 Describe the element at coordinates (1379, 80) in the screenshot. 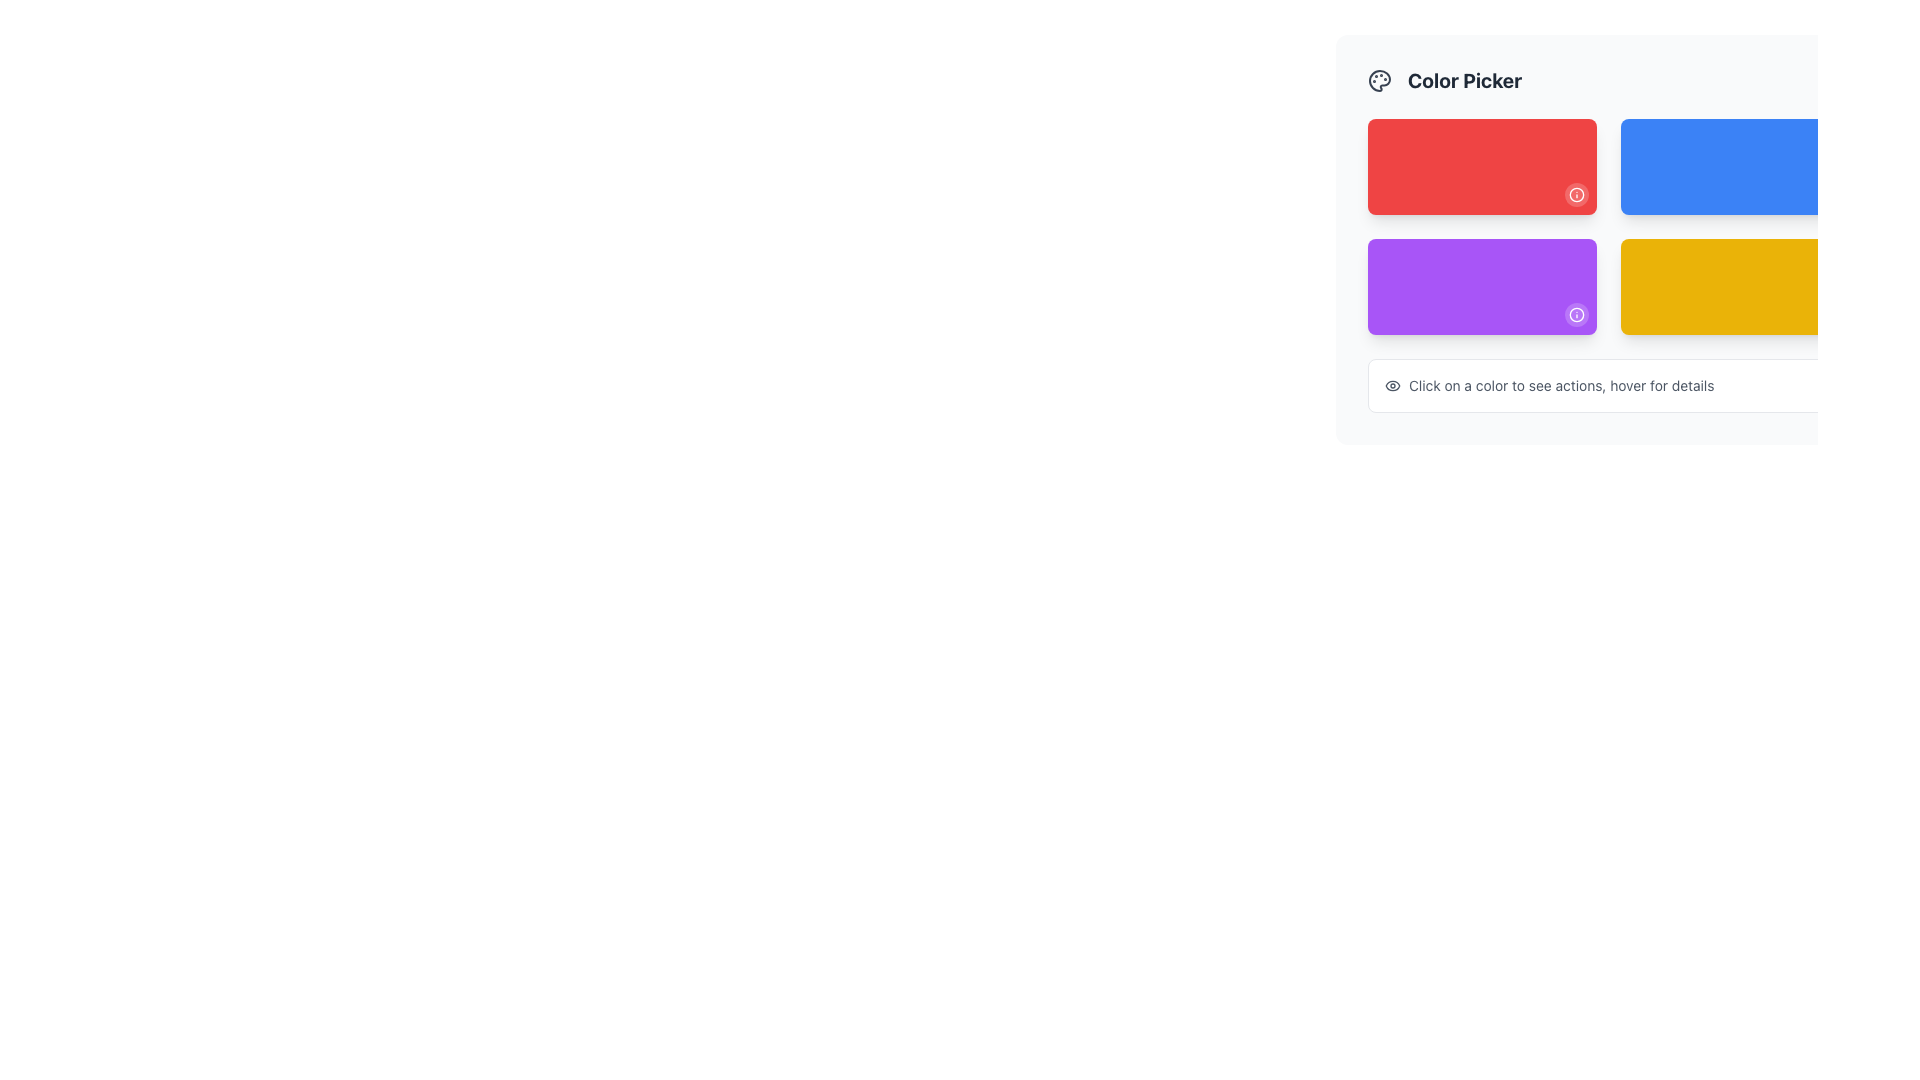

I see `the color selection icon located to the left of the 'Color Picker' text at the top-left corner of the interface` at that location.